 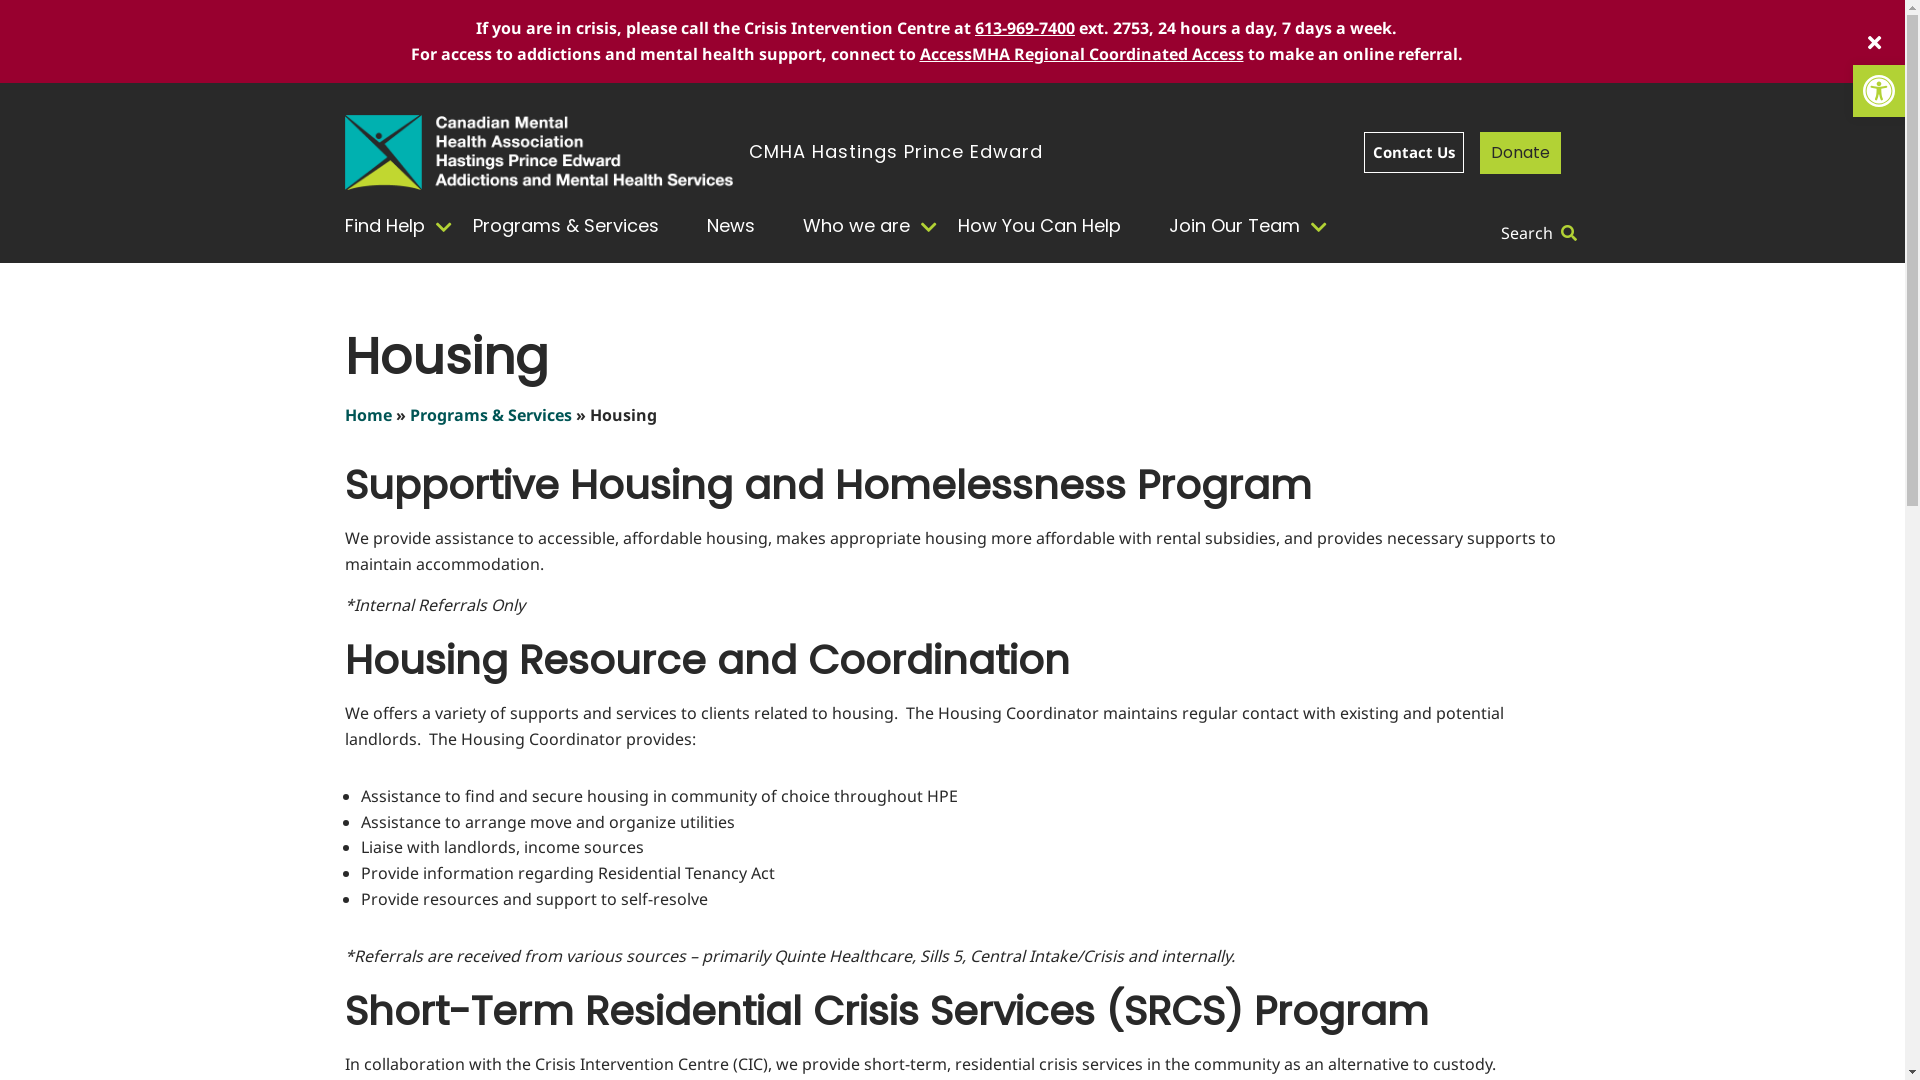 What do you see at coordinates (1046, 225) in the screenshot?
I see `'How You Can Help'` at bounding box center [1046, 225].